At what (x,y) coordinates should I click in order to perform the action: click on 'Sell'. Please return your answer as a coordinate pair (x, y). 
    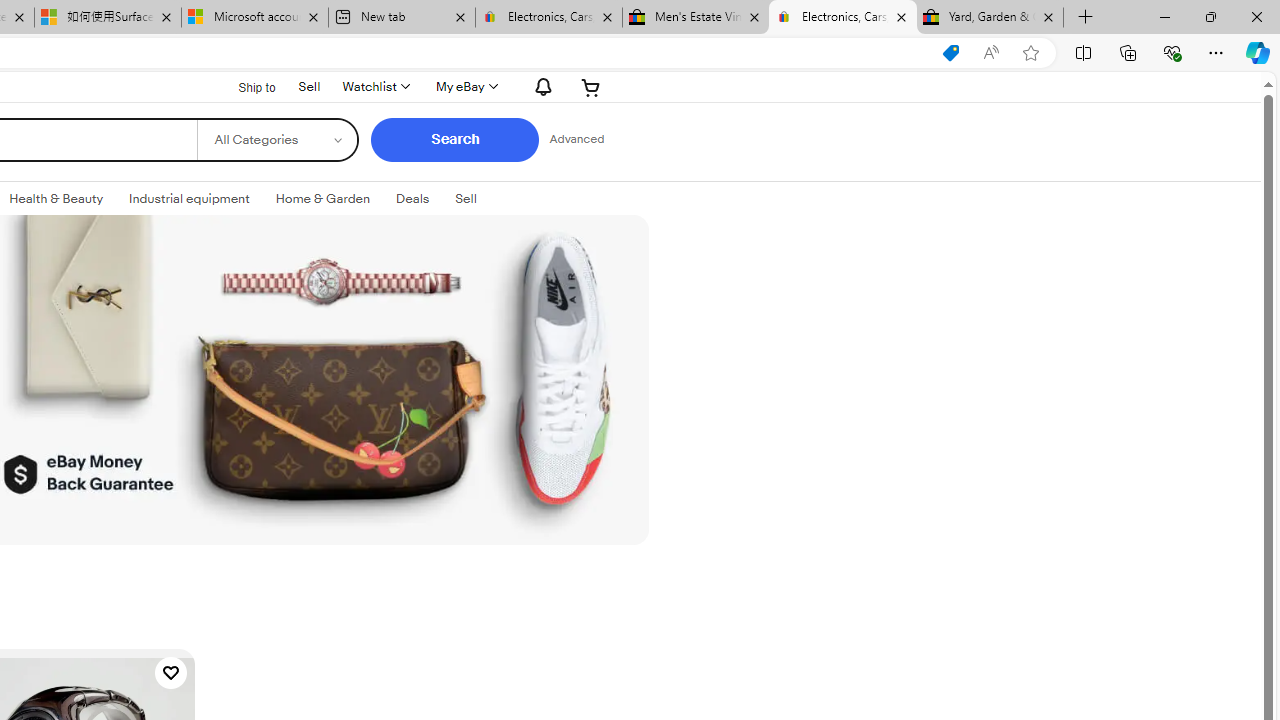
    Looking at the image, I should click on (464, 199).